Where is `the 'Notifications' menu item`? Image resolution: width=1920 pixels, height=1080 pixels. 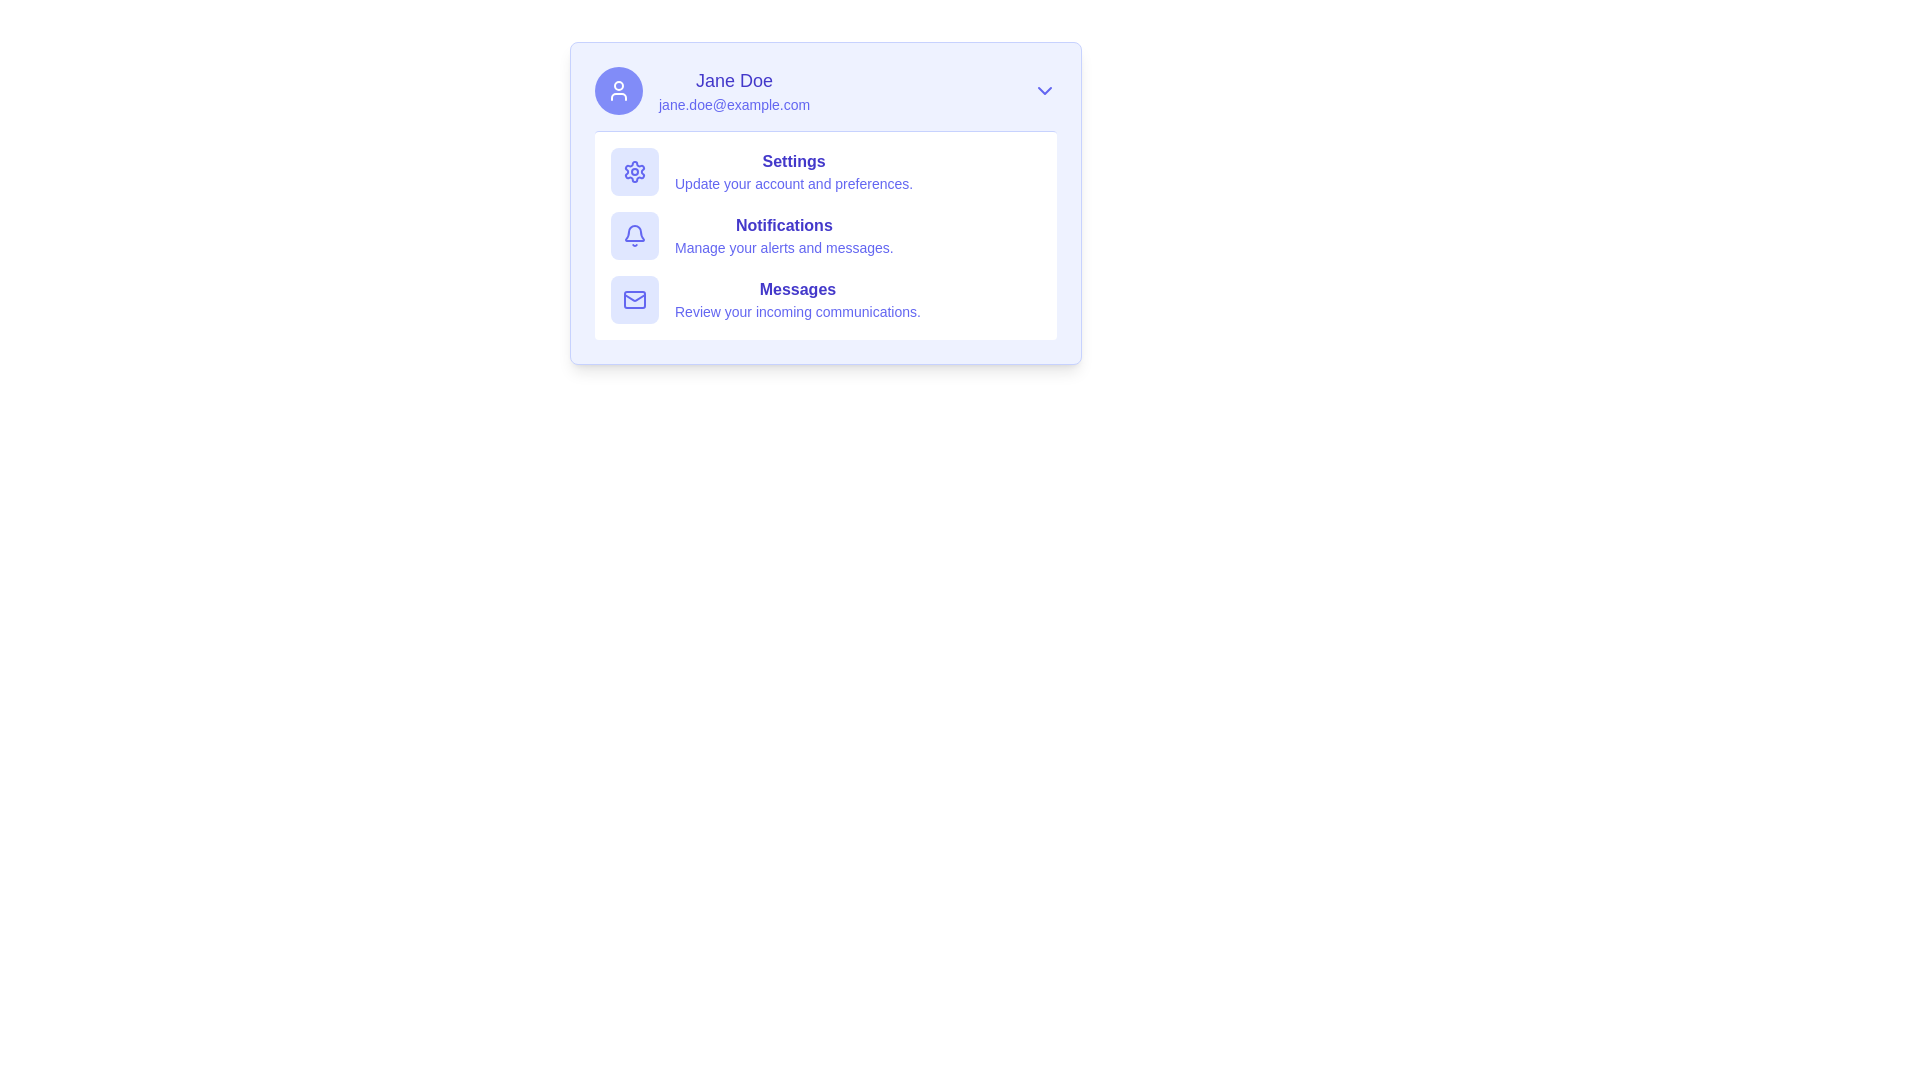
the 'Notifications' menu item is located at coordinates (783, 234).